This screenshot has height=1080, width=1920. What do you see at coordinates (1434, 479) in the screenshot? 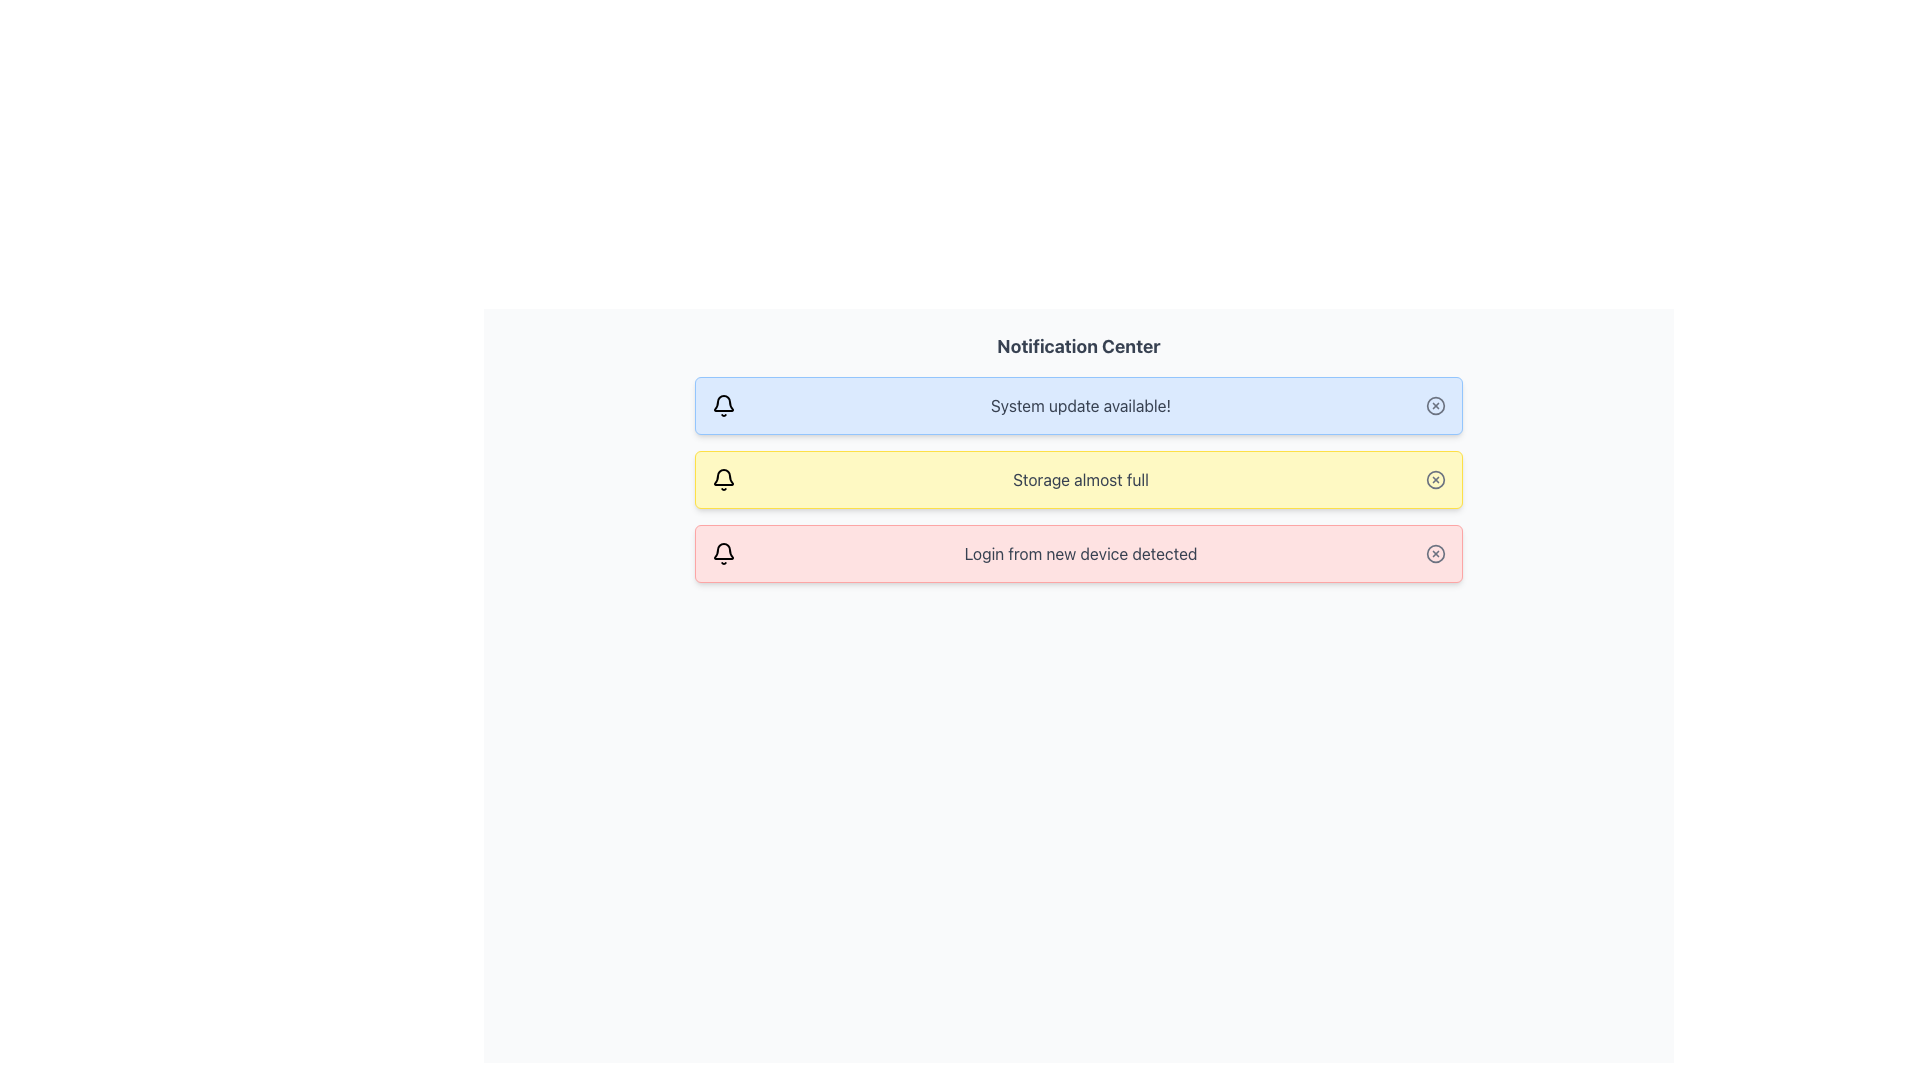
I see `the dismiss button on the right side of the 'Storage almost full' notification in the Notification Center` at bounding box center [1434, 479].